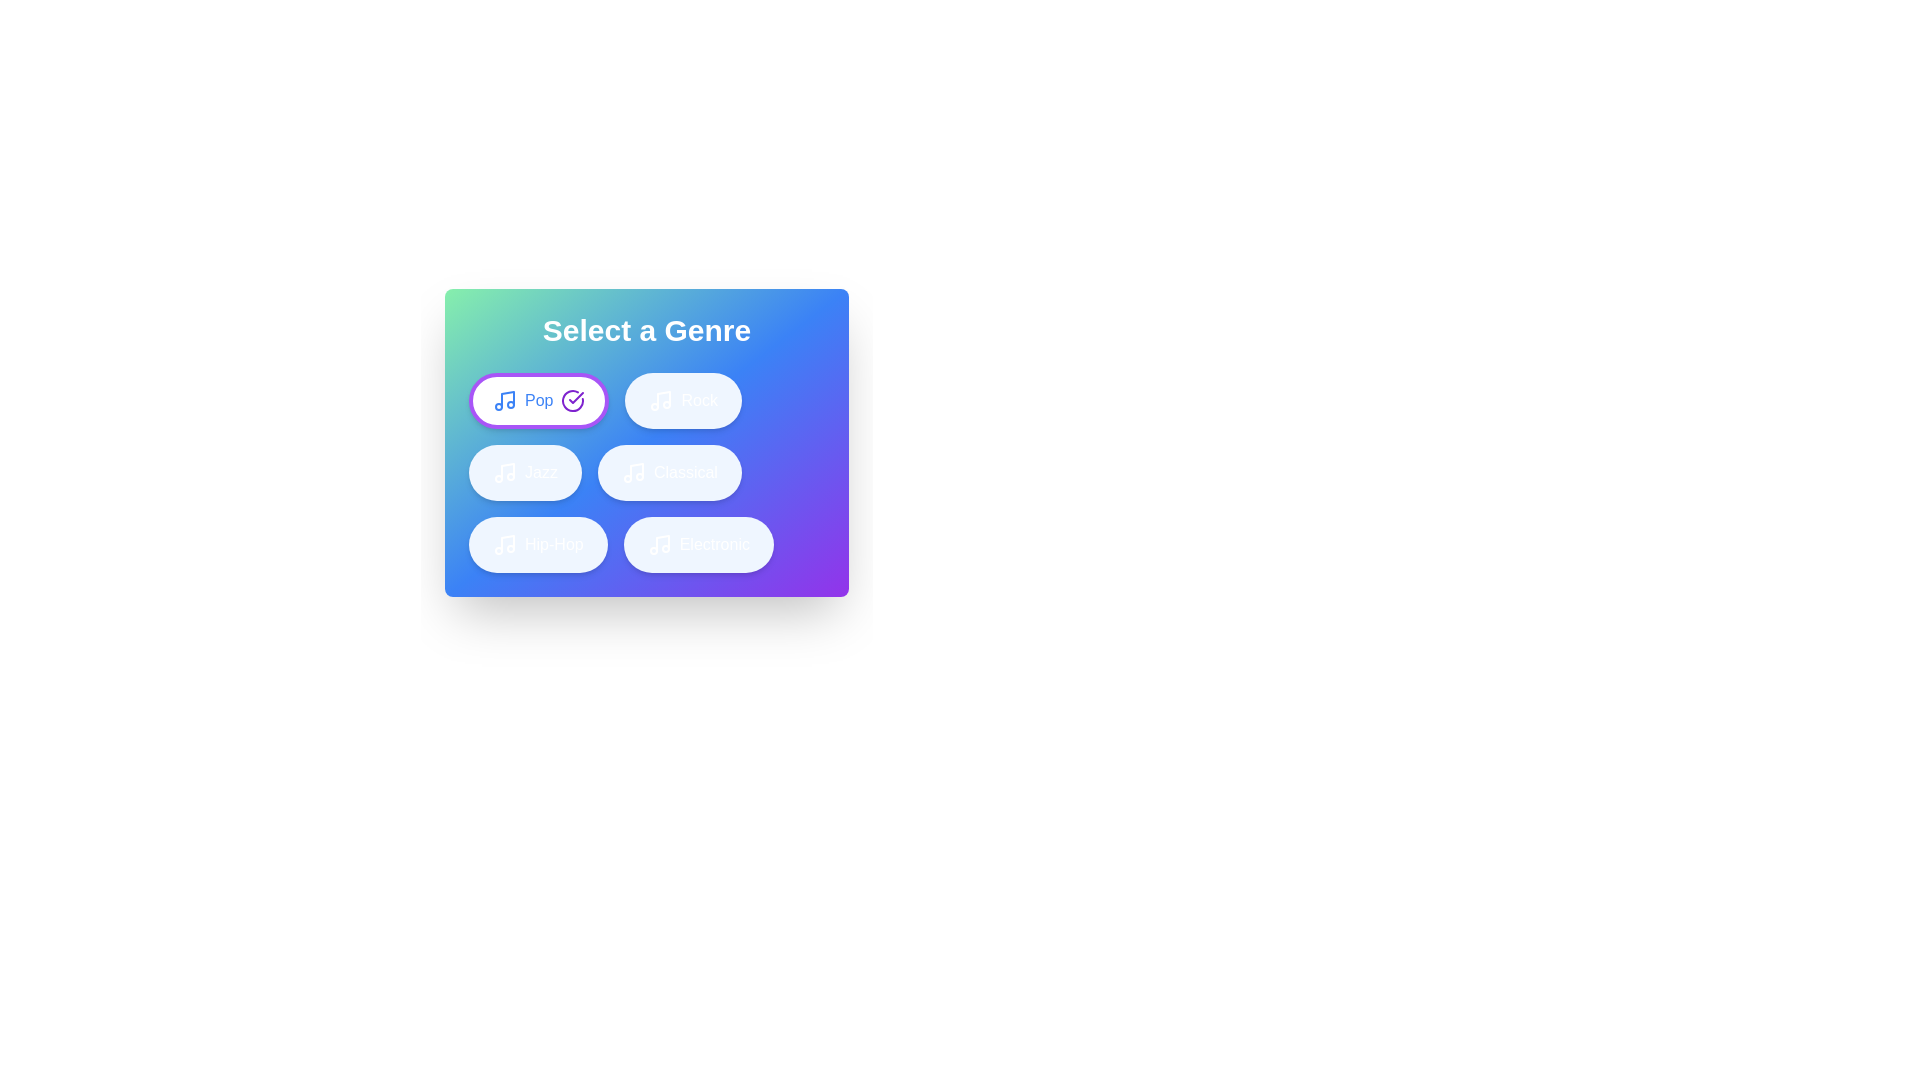 The height and width of the screenshot is (1080, 1920). What do you see at coordinates (554, 544) in the screenshot?
I see `the button labeled 'Hip-Hop'` at bounding box center [554, 544].